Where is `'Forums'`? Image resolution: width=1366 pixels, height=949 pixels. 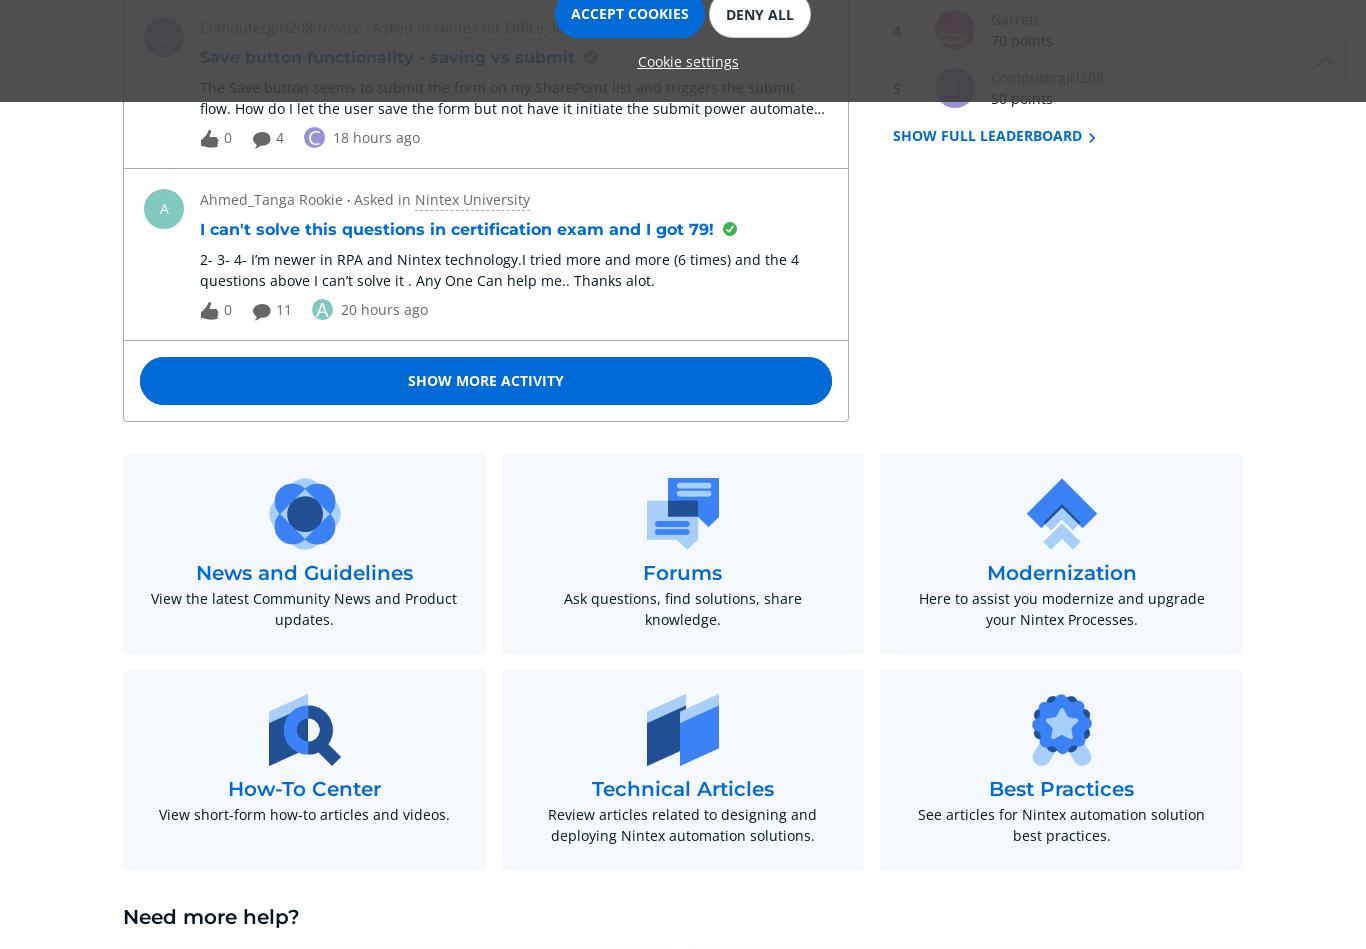
'Forums' is located at coordinates (681, 572).